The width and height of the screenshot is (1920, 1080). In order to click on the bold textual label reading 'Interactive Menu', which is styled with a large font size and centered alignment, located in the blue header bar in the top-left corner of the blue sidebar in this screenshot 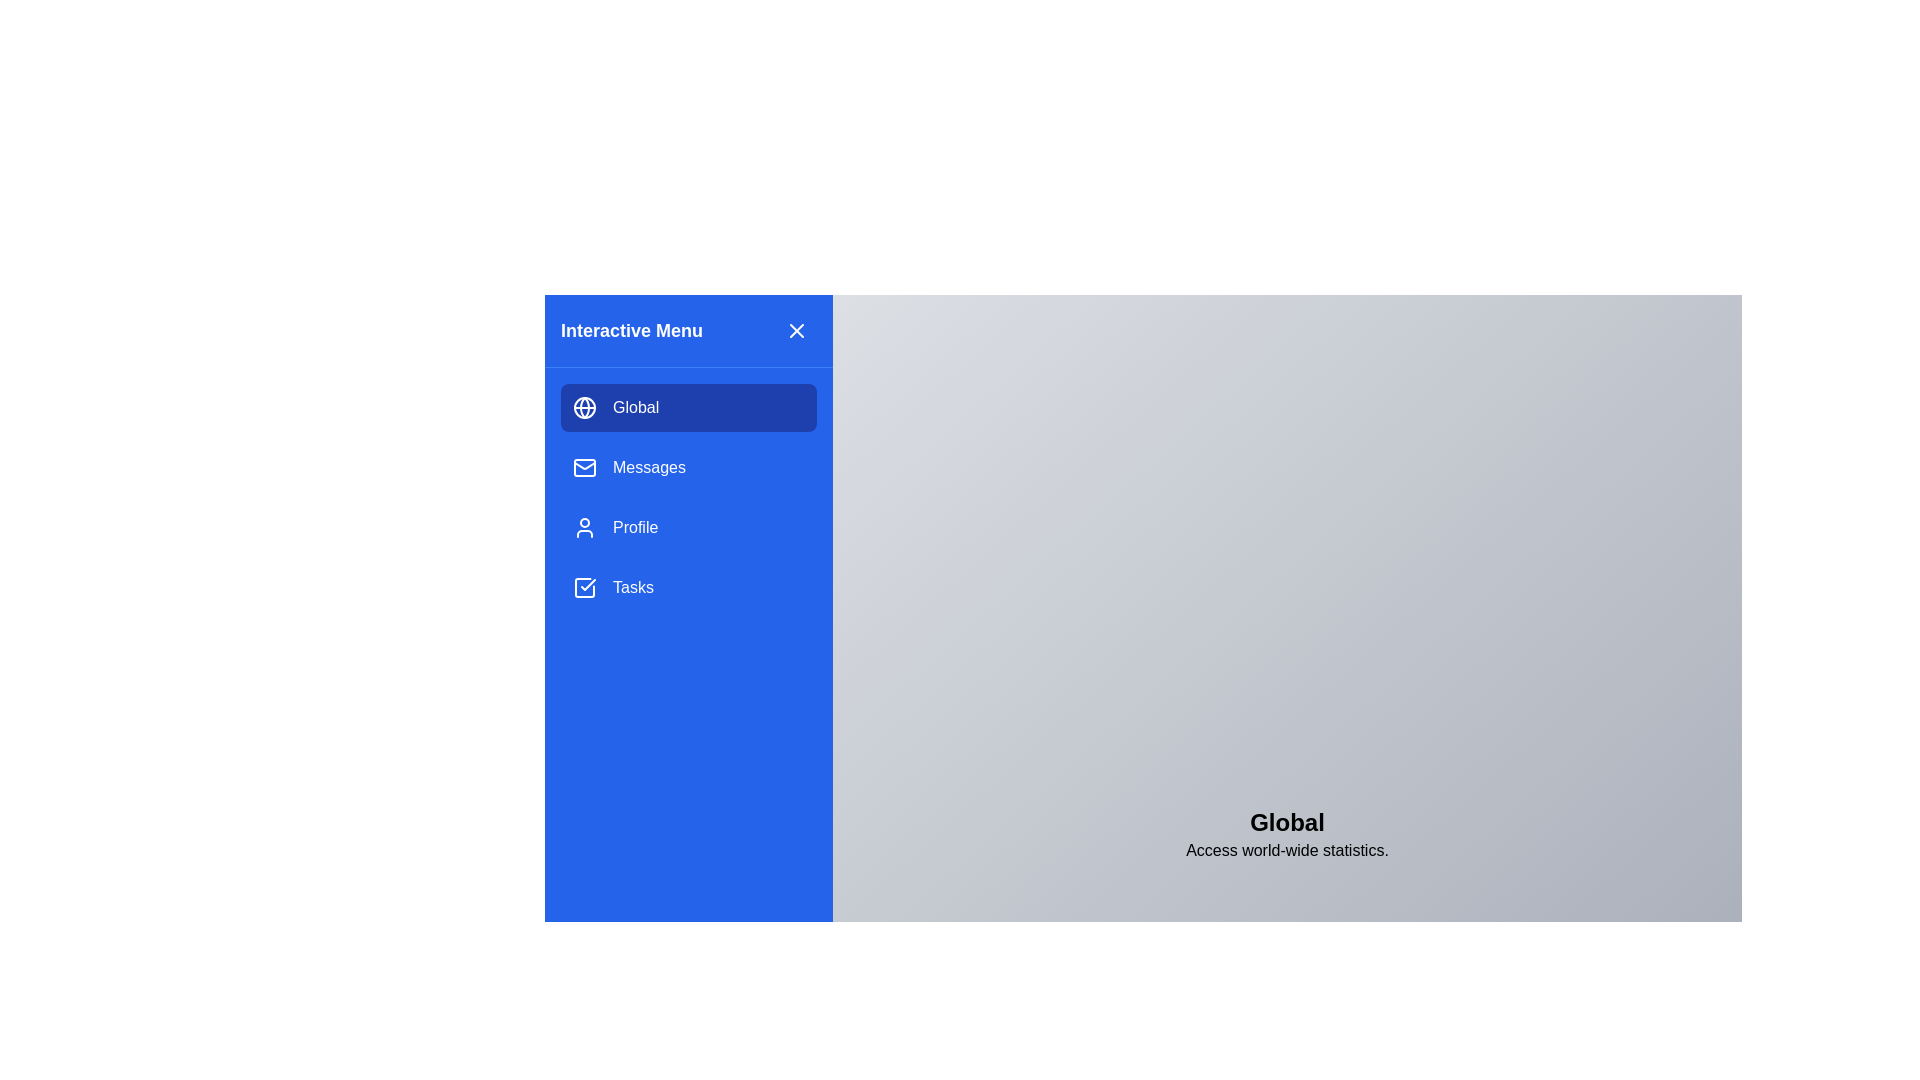, I will do `click(631, 330)`.